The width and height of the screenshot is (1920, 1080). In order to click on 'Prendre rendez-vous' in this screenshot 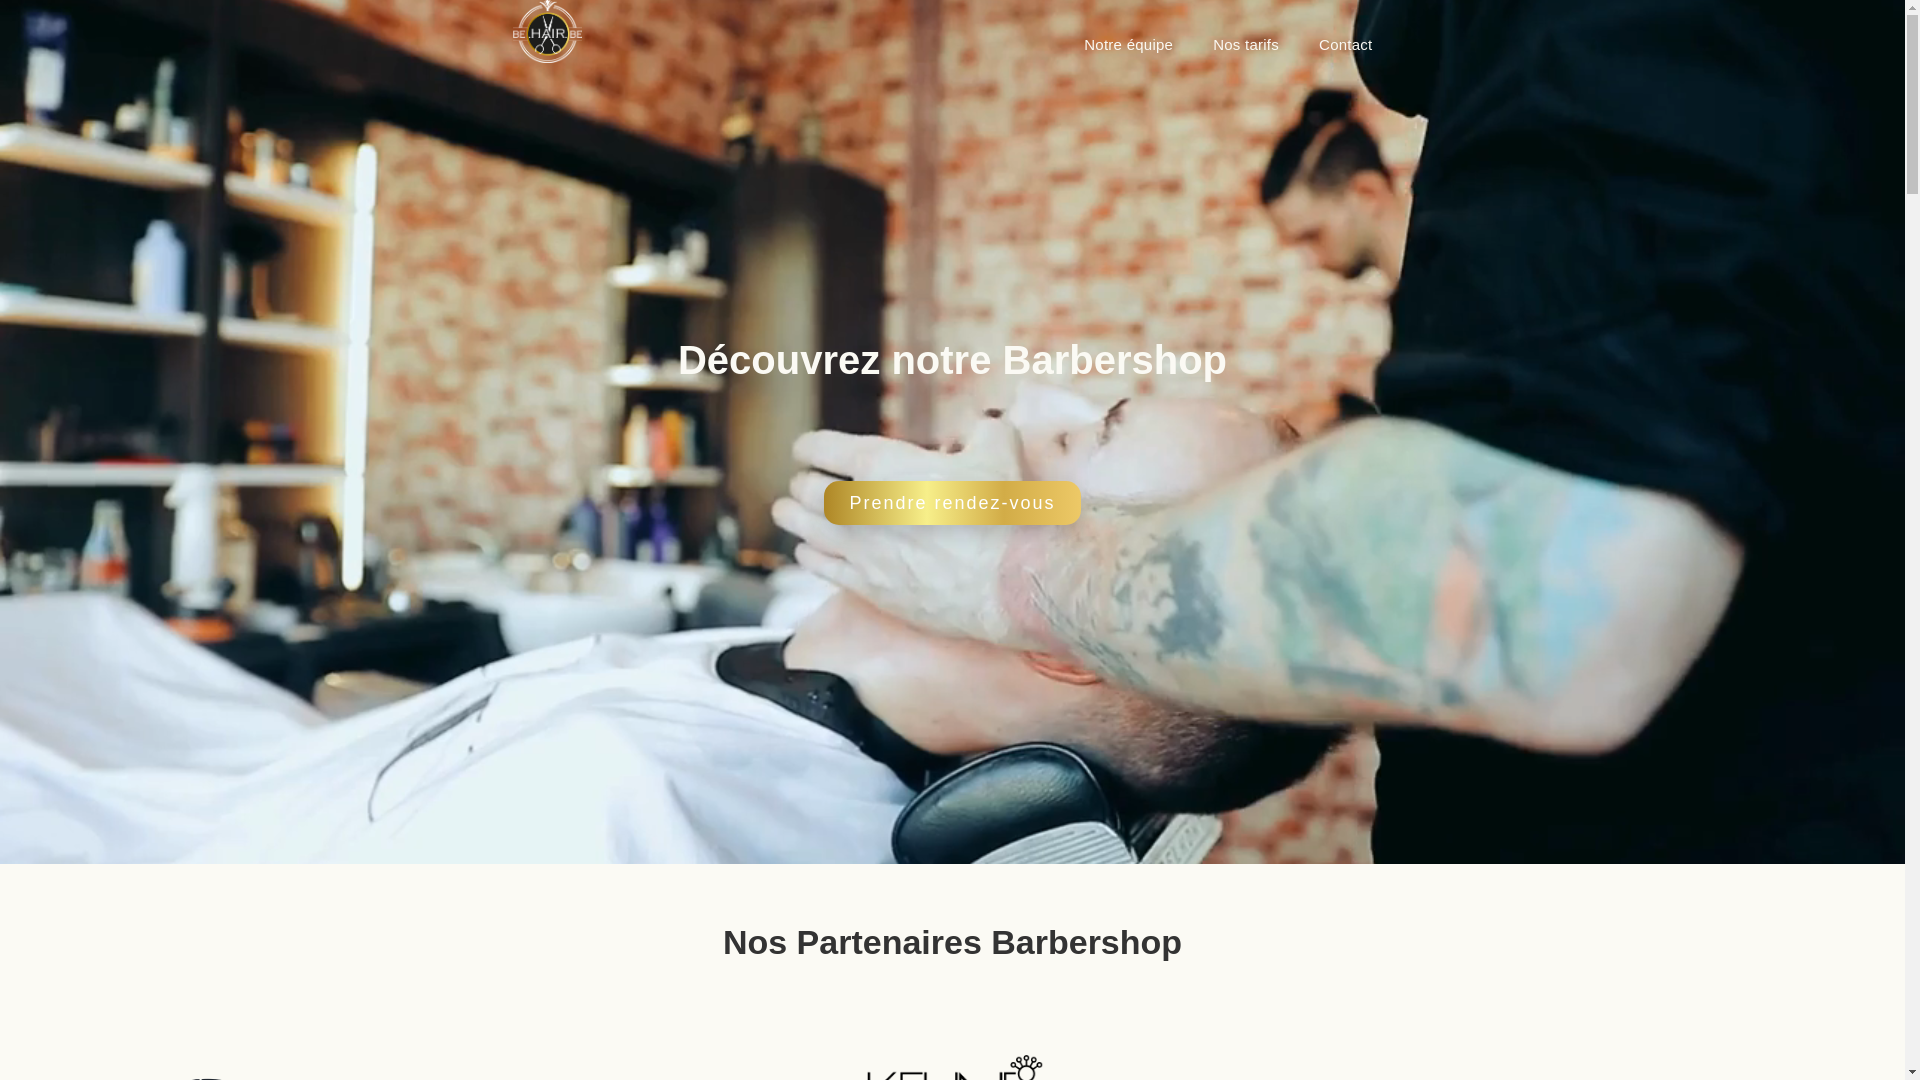, I will do `click(950, 501)`.